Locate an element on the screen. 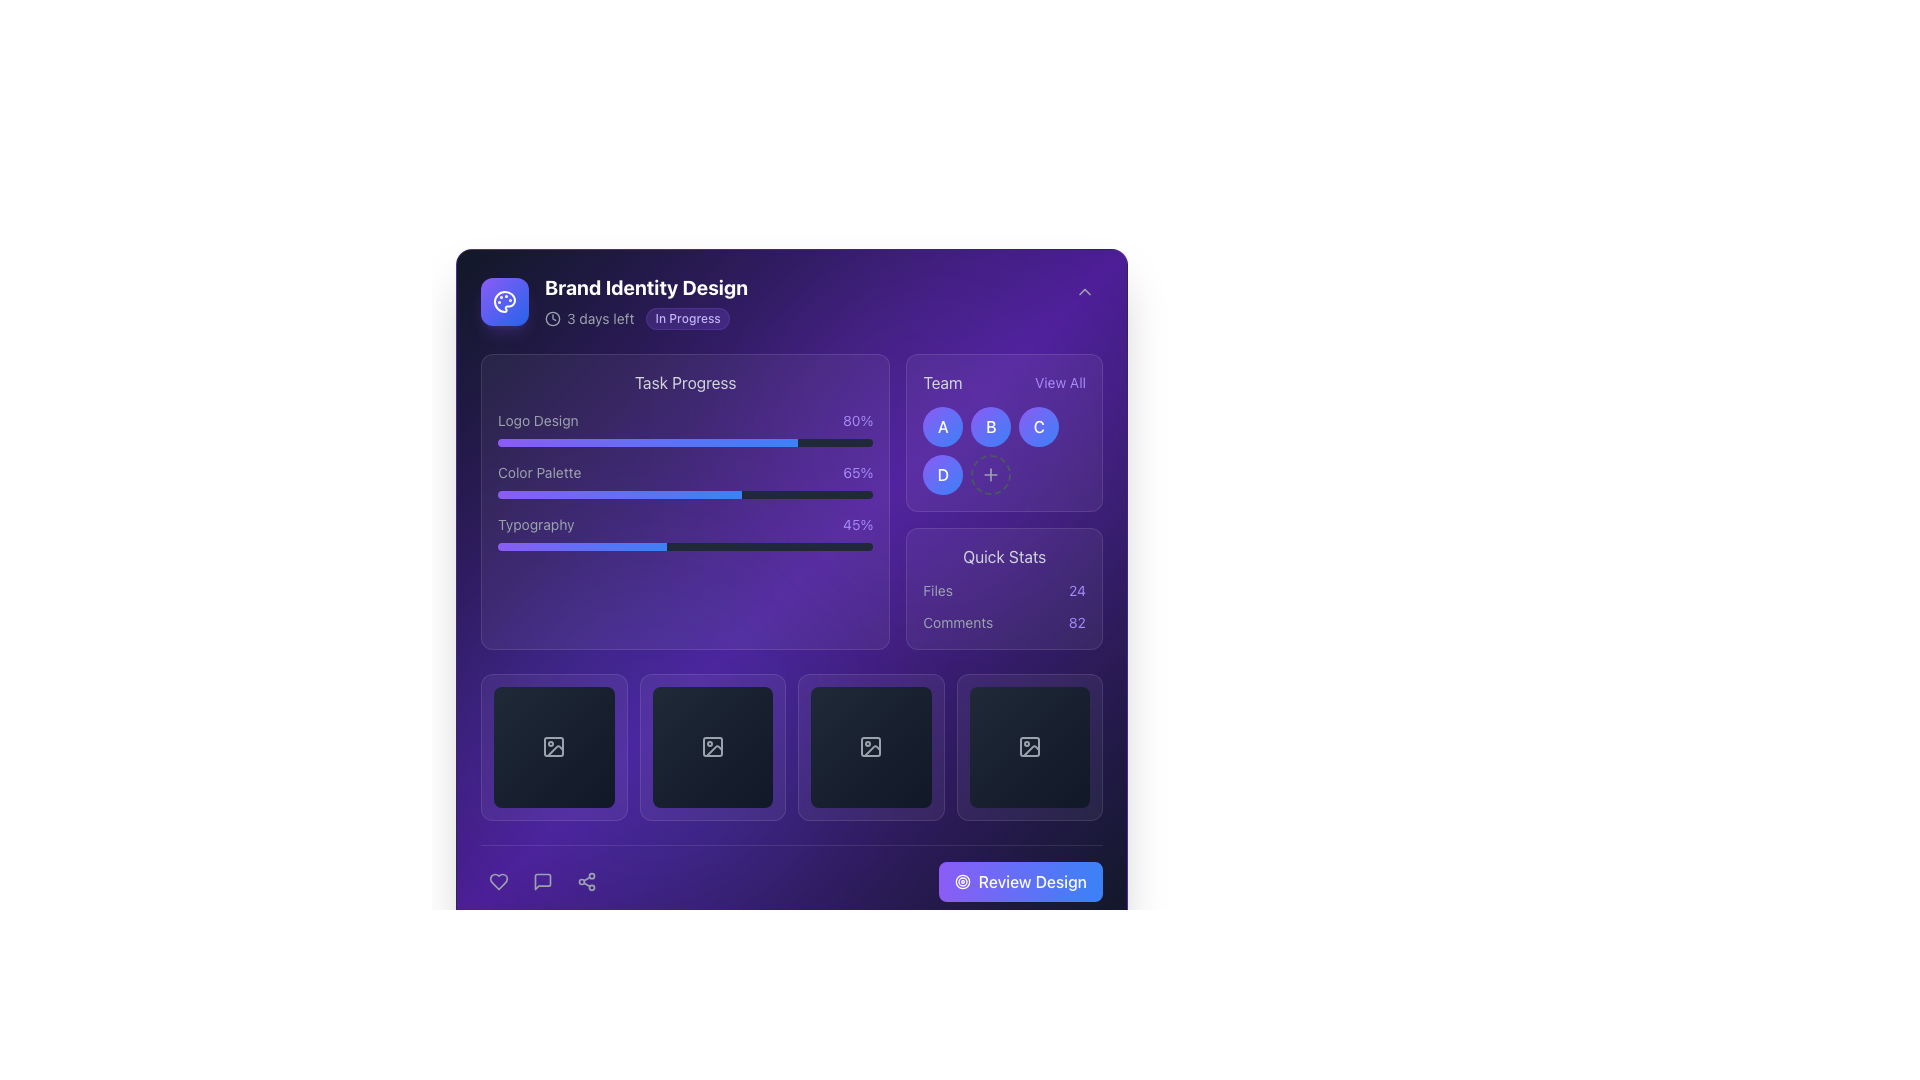 Image resolution: width=1920 pixels, height=1080 pixels. the Image icon, which features a dark gradient background and a mountain scene icon is located at coordinates (712, 747).